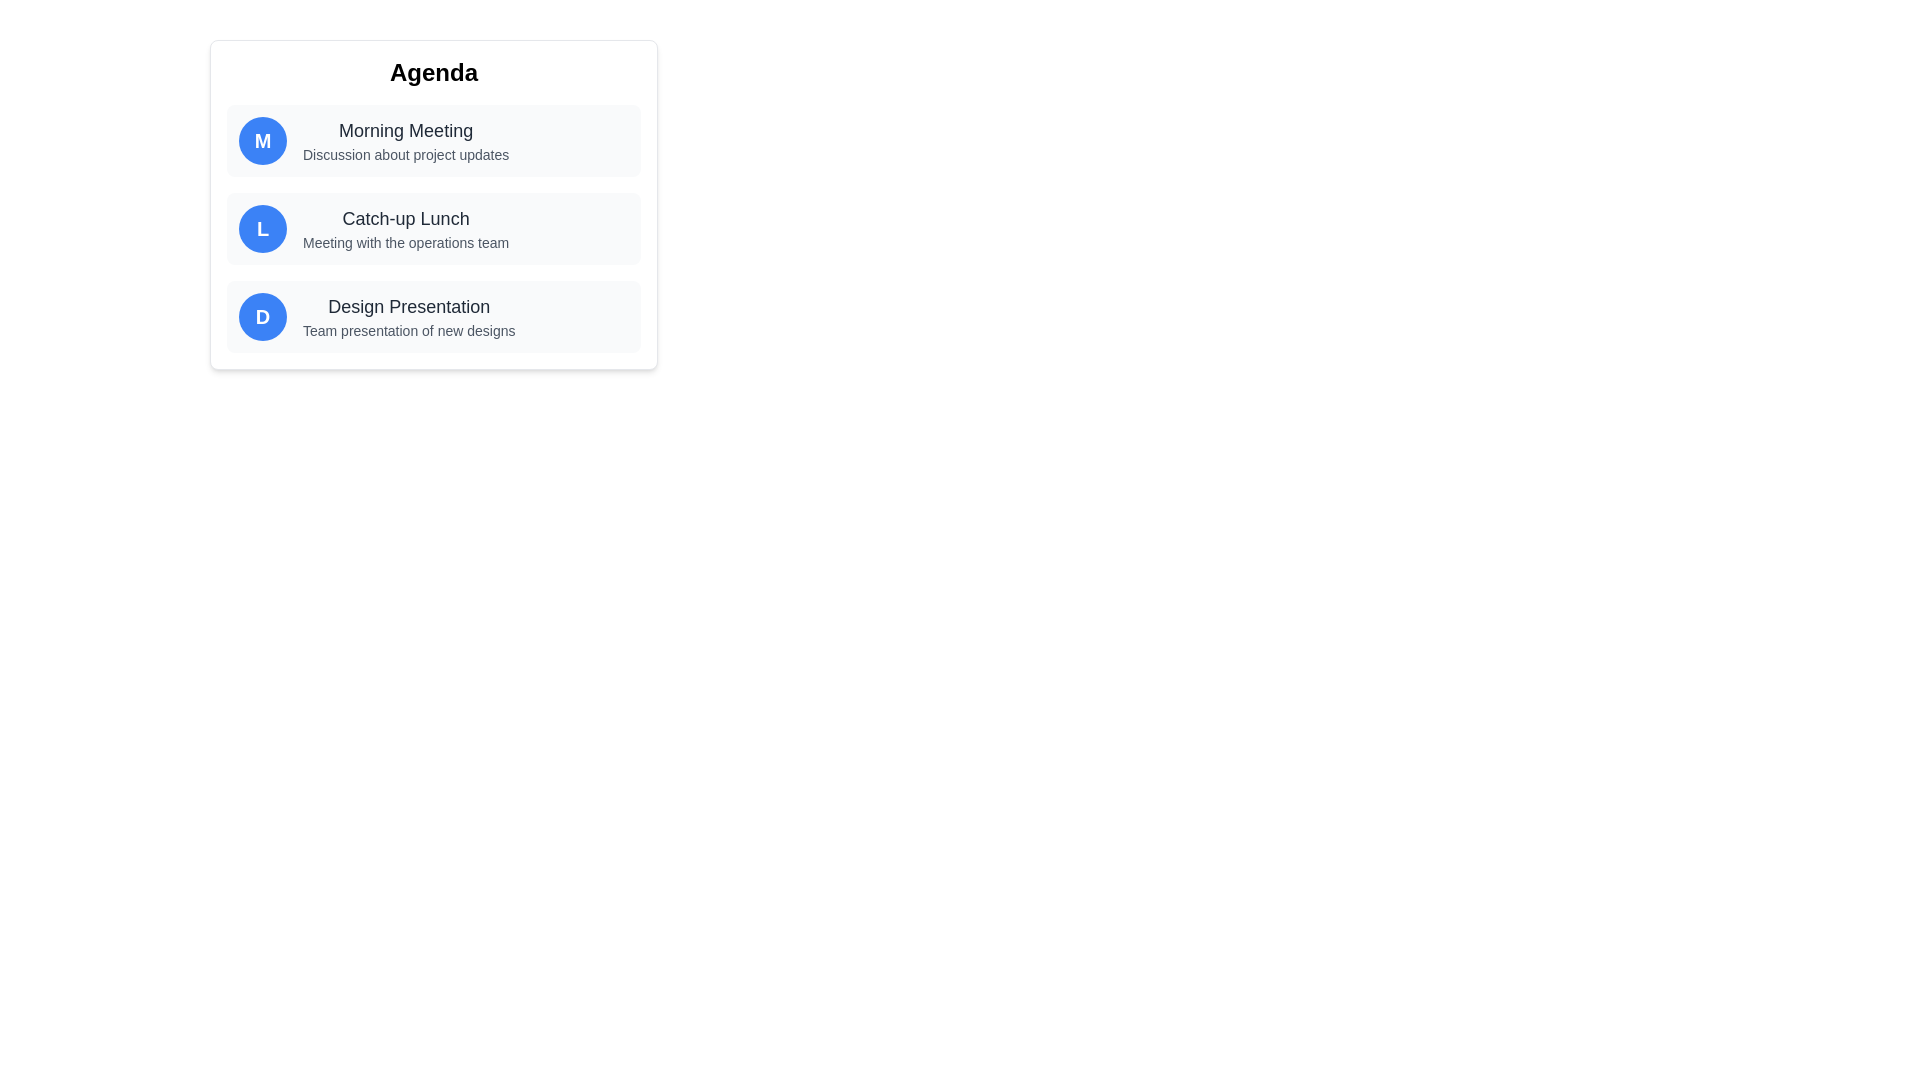 This screenshot has height=1080, width=1920. Describe the element at coordinates (432, 72) in the screenshot. I see `the header text element displaying 'Agenda', which is a large, bold, black title centered at the top of a white card-like structure` at that location.